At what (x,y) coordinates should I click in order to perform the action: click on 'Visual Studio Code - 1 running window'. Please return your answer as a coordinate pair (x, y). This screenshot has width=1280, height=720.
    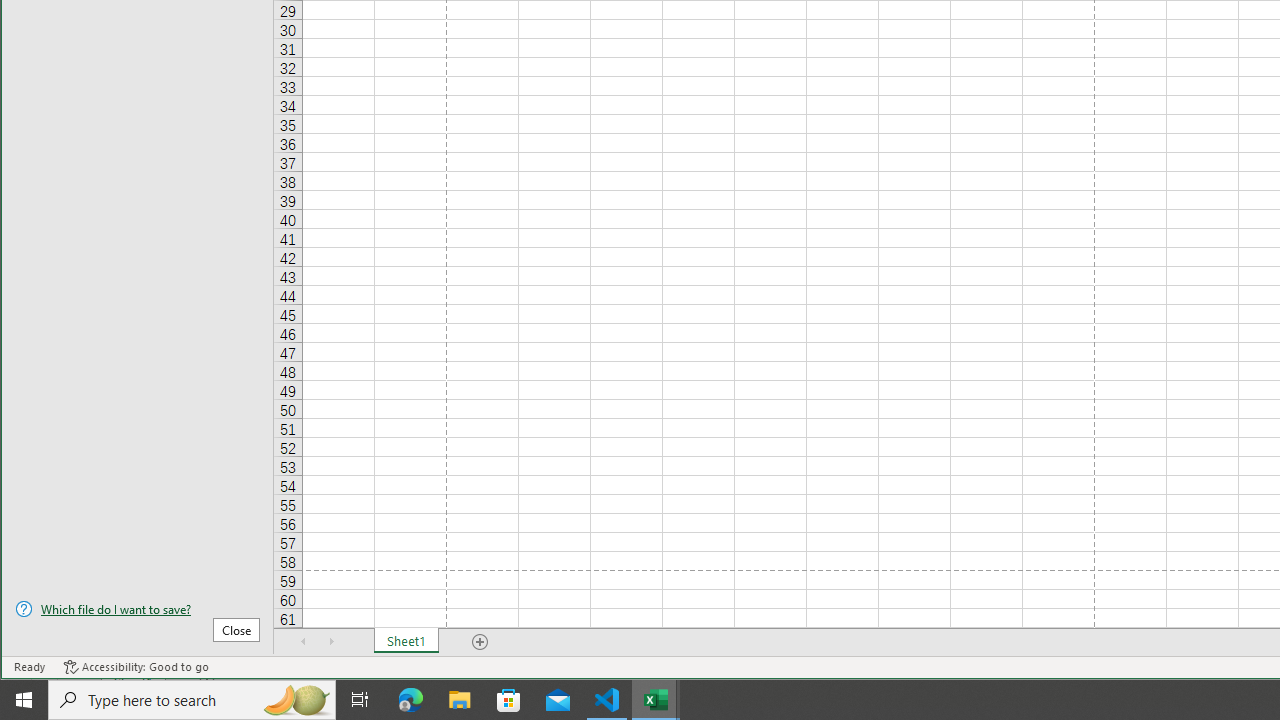
    Looking at the image, I should click on (606, 698).